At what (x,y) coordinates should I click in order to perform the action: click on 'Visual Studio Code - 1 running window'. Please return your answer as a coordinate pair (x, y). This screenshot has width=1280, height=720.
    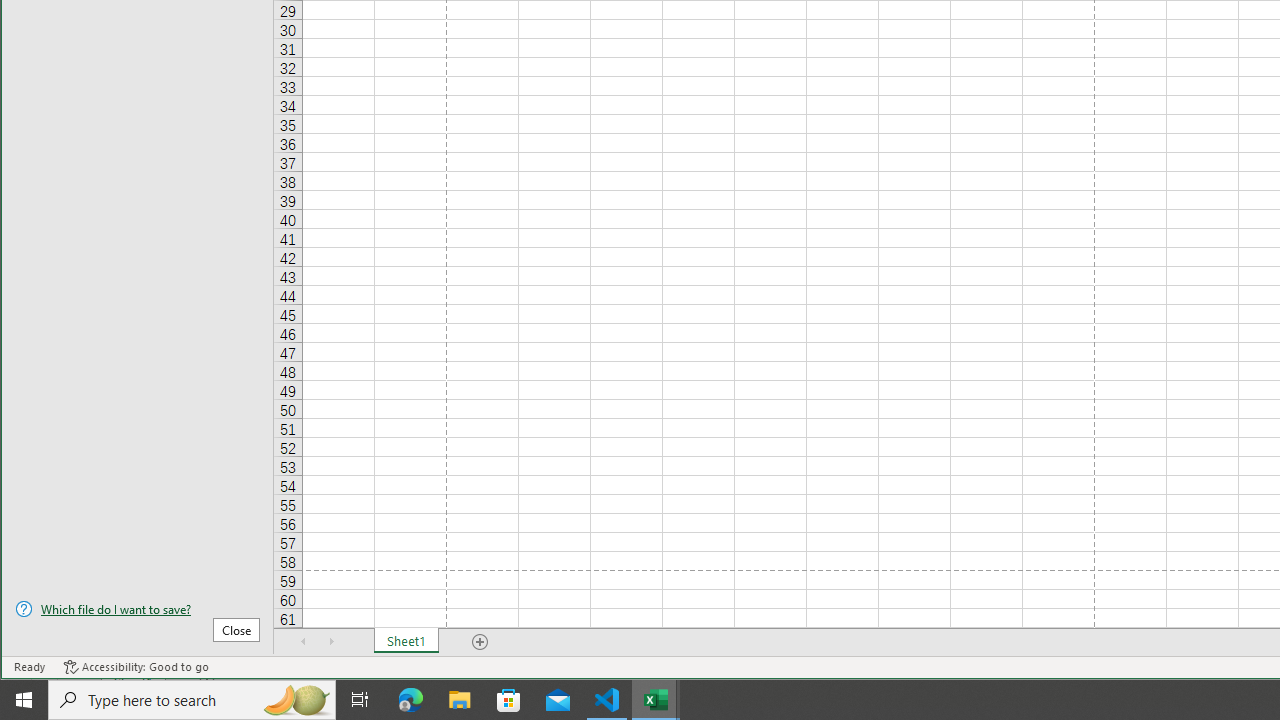
    Looking at the image, I should click on (606, 698).